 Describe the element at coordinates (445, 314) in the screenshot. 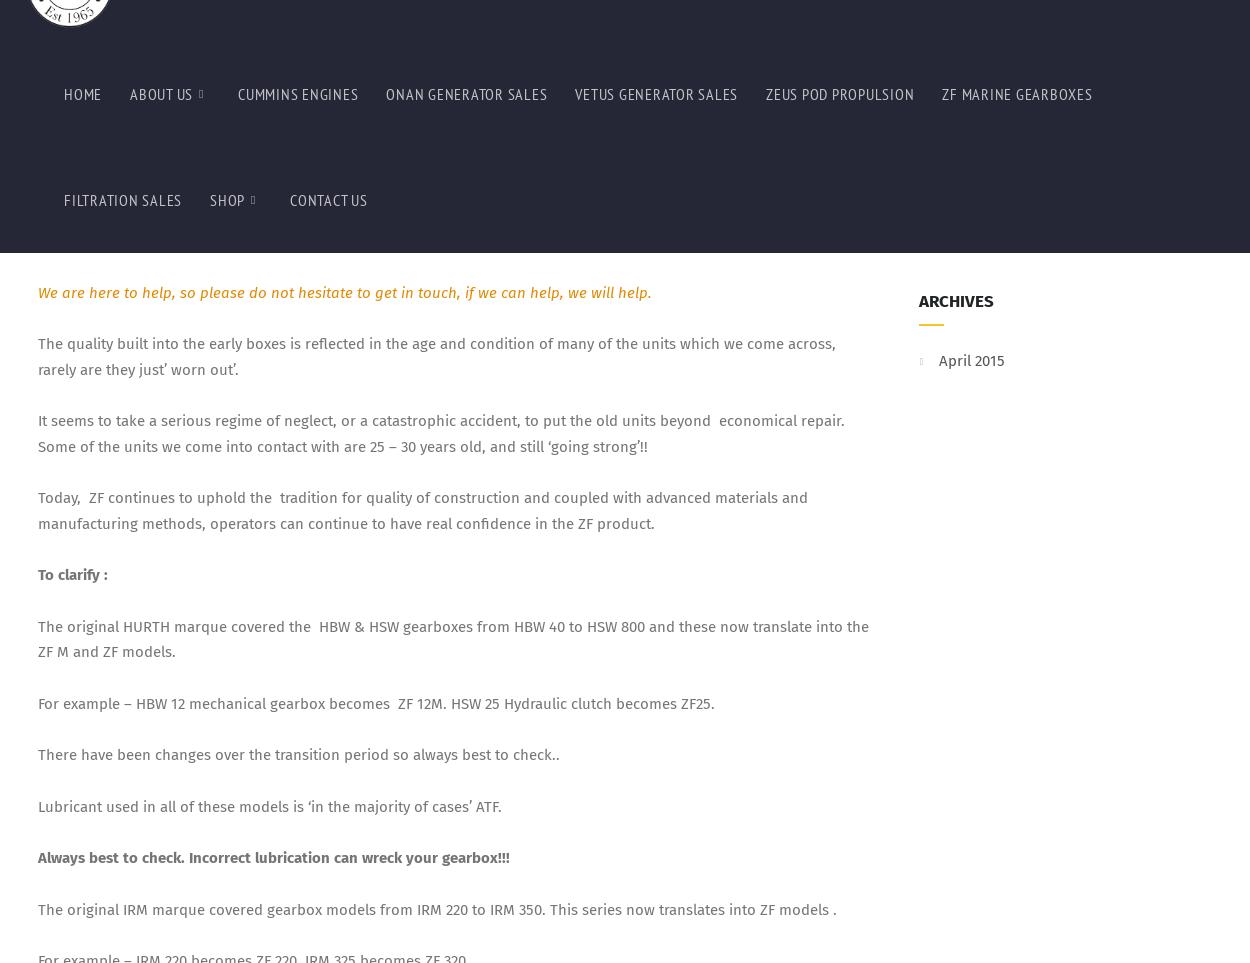

I see `'Lubricant used in these models ‘in the majority of cases’, SAE 30 or SAE 40 dependent on the area of the world where the gearbox is to go into service.'` at that location.